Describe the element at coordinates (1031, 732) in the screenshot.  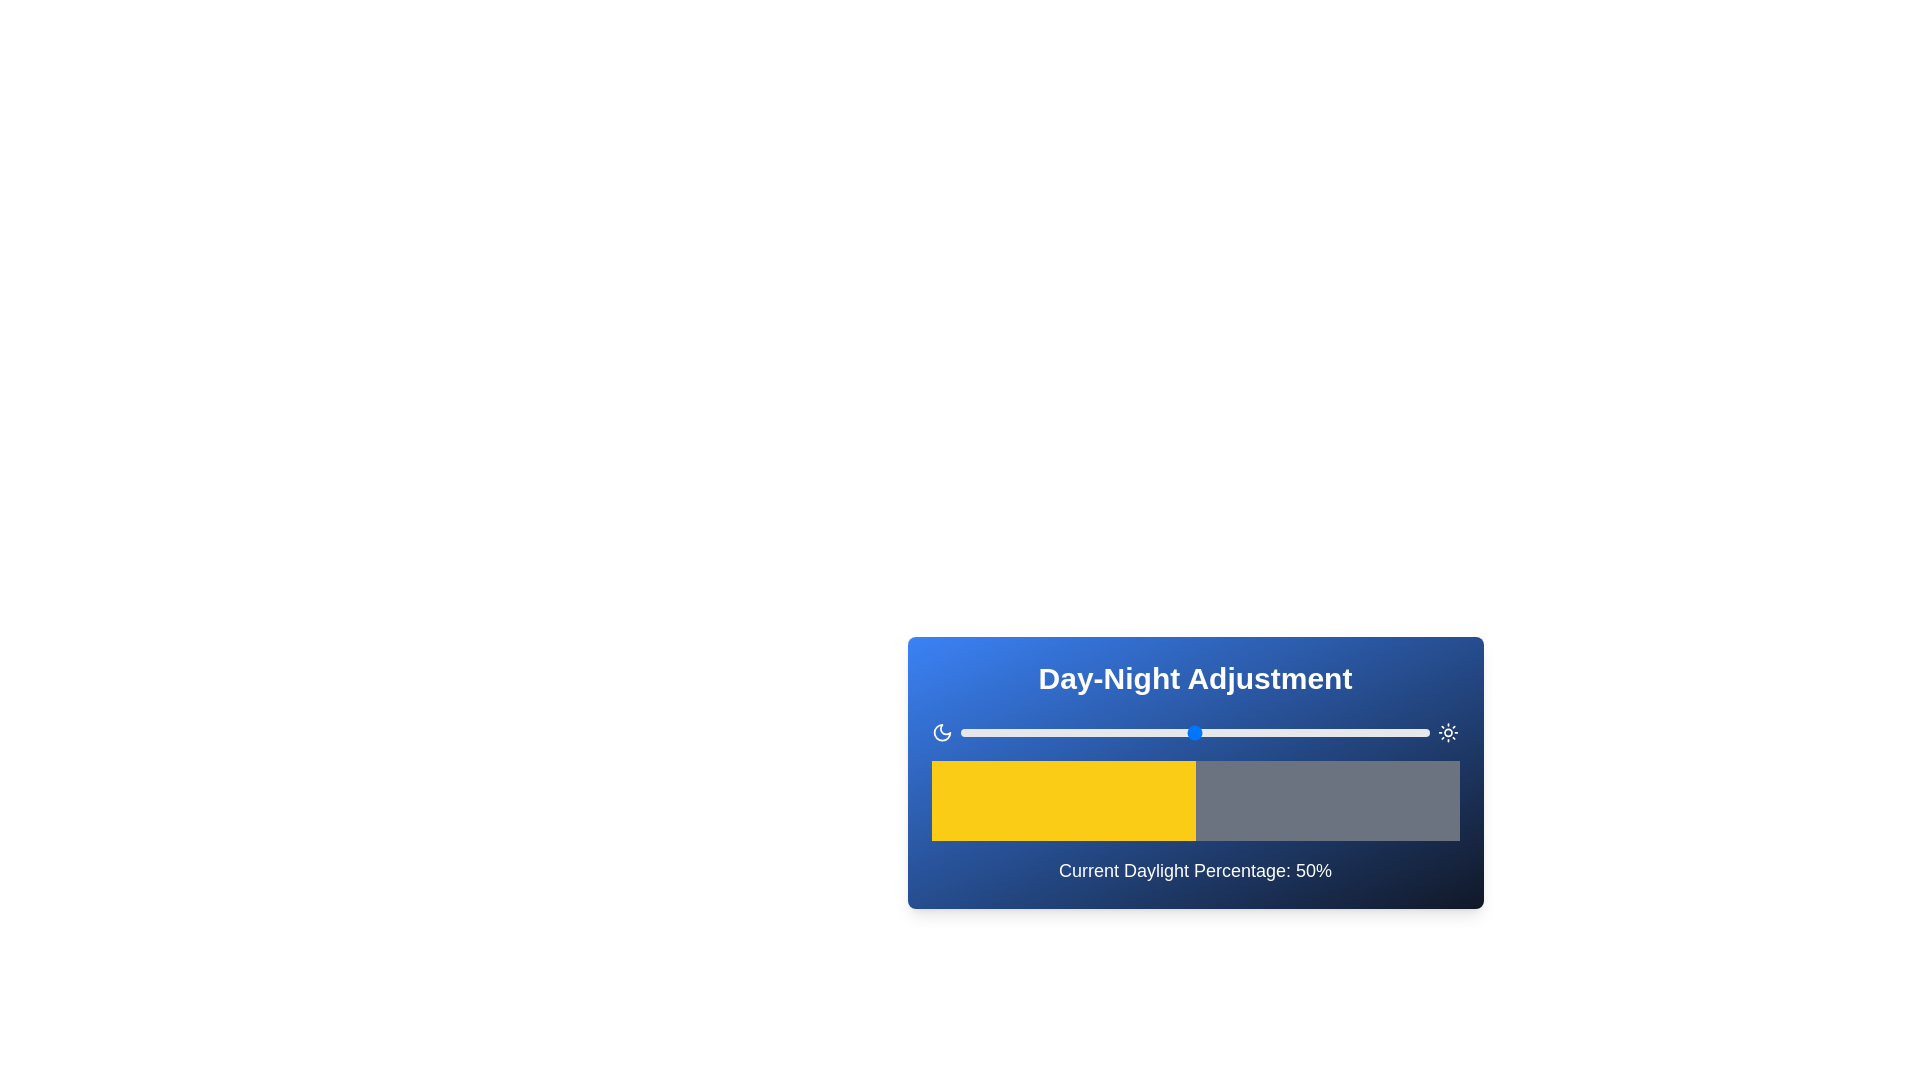
I see `the daylight percentage slider to 15%` at that location.